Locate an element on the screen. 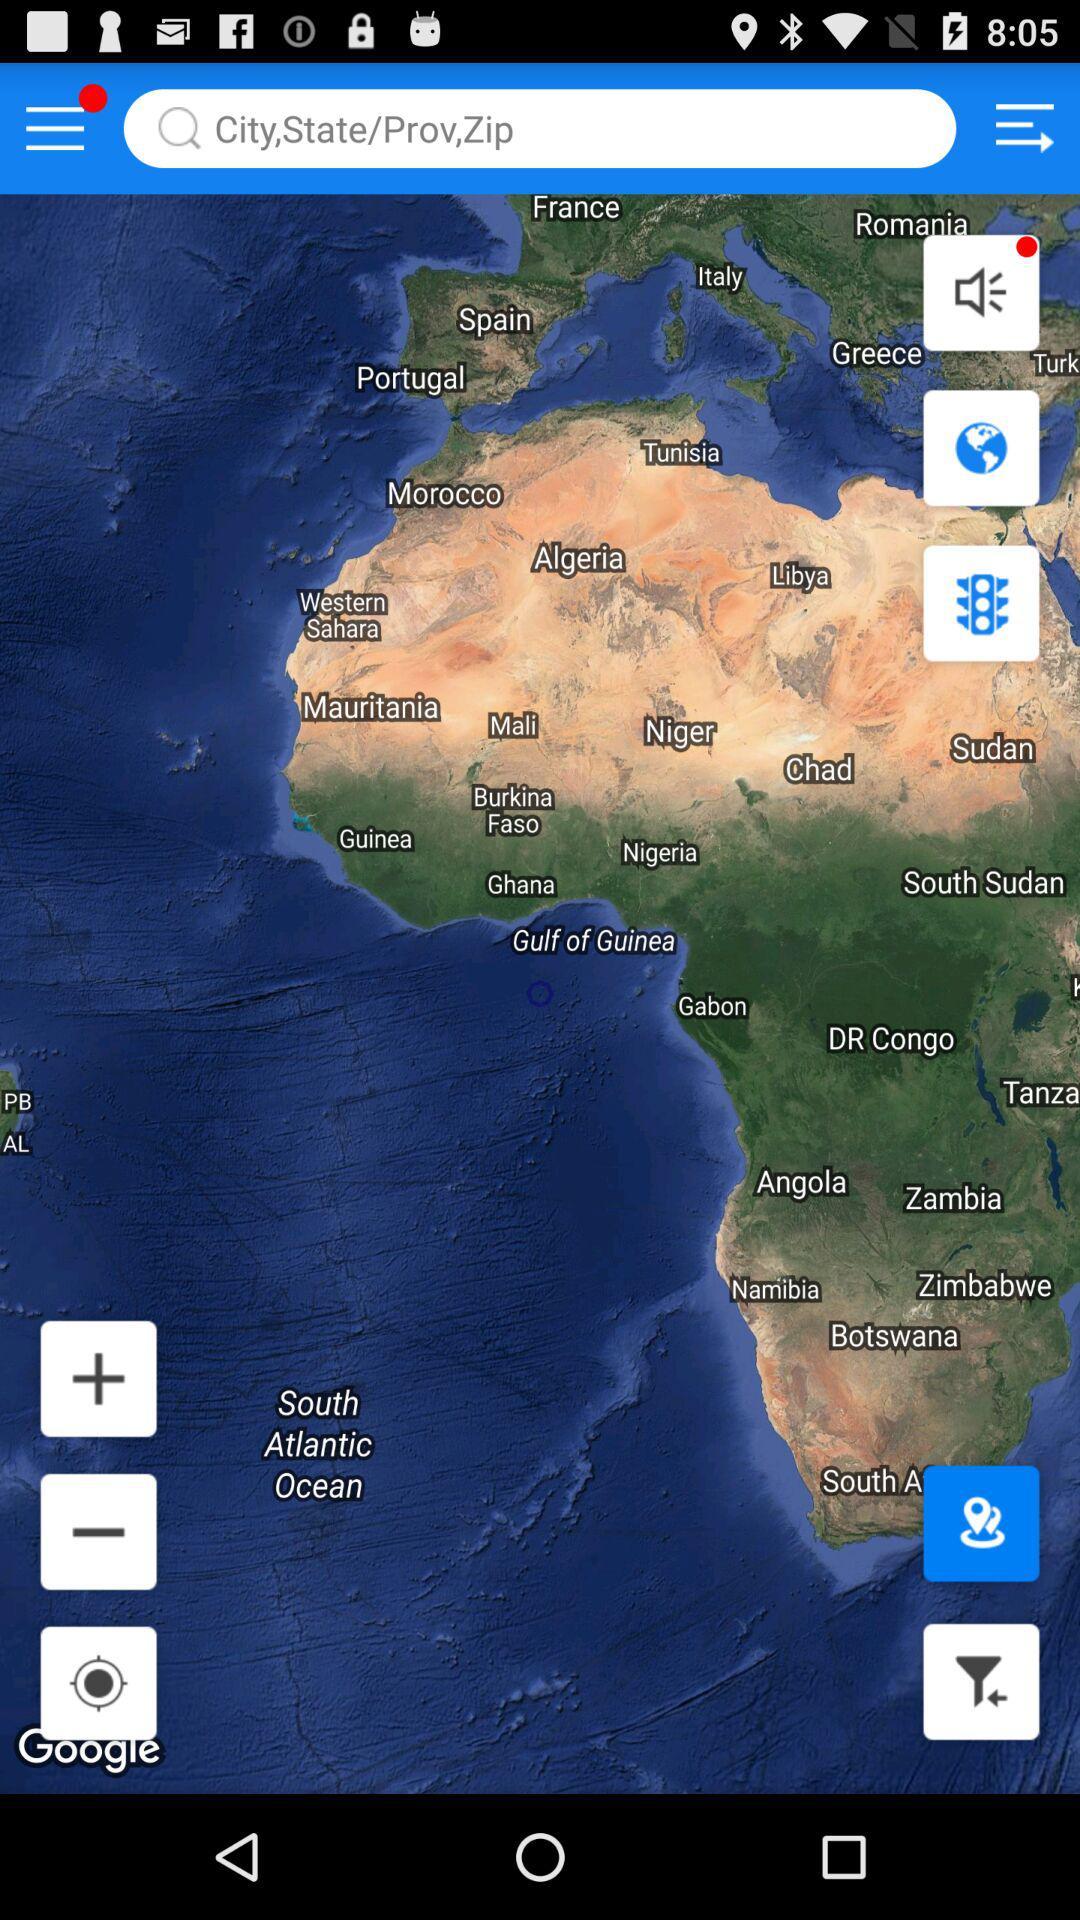 The width and height of the screenshot is (1080, 1920). increase is located at coordinates (98, 1377).